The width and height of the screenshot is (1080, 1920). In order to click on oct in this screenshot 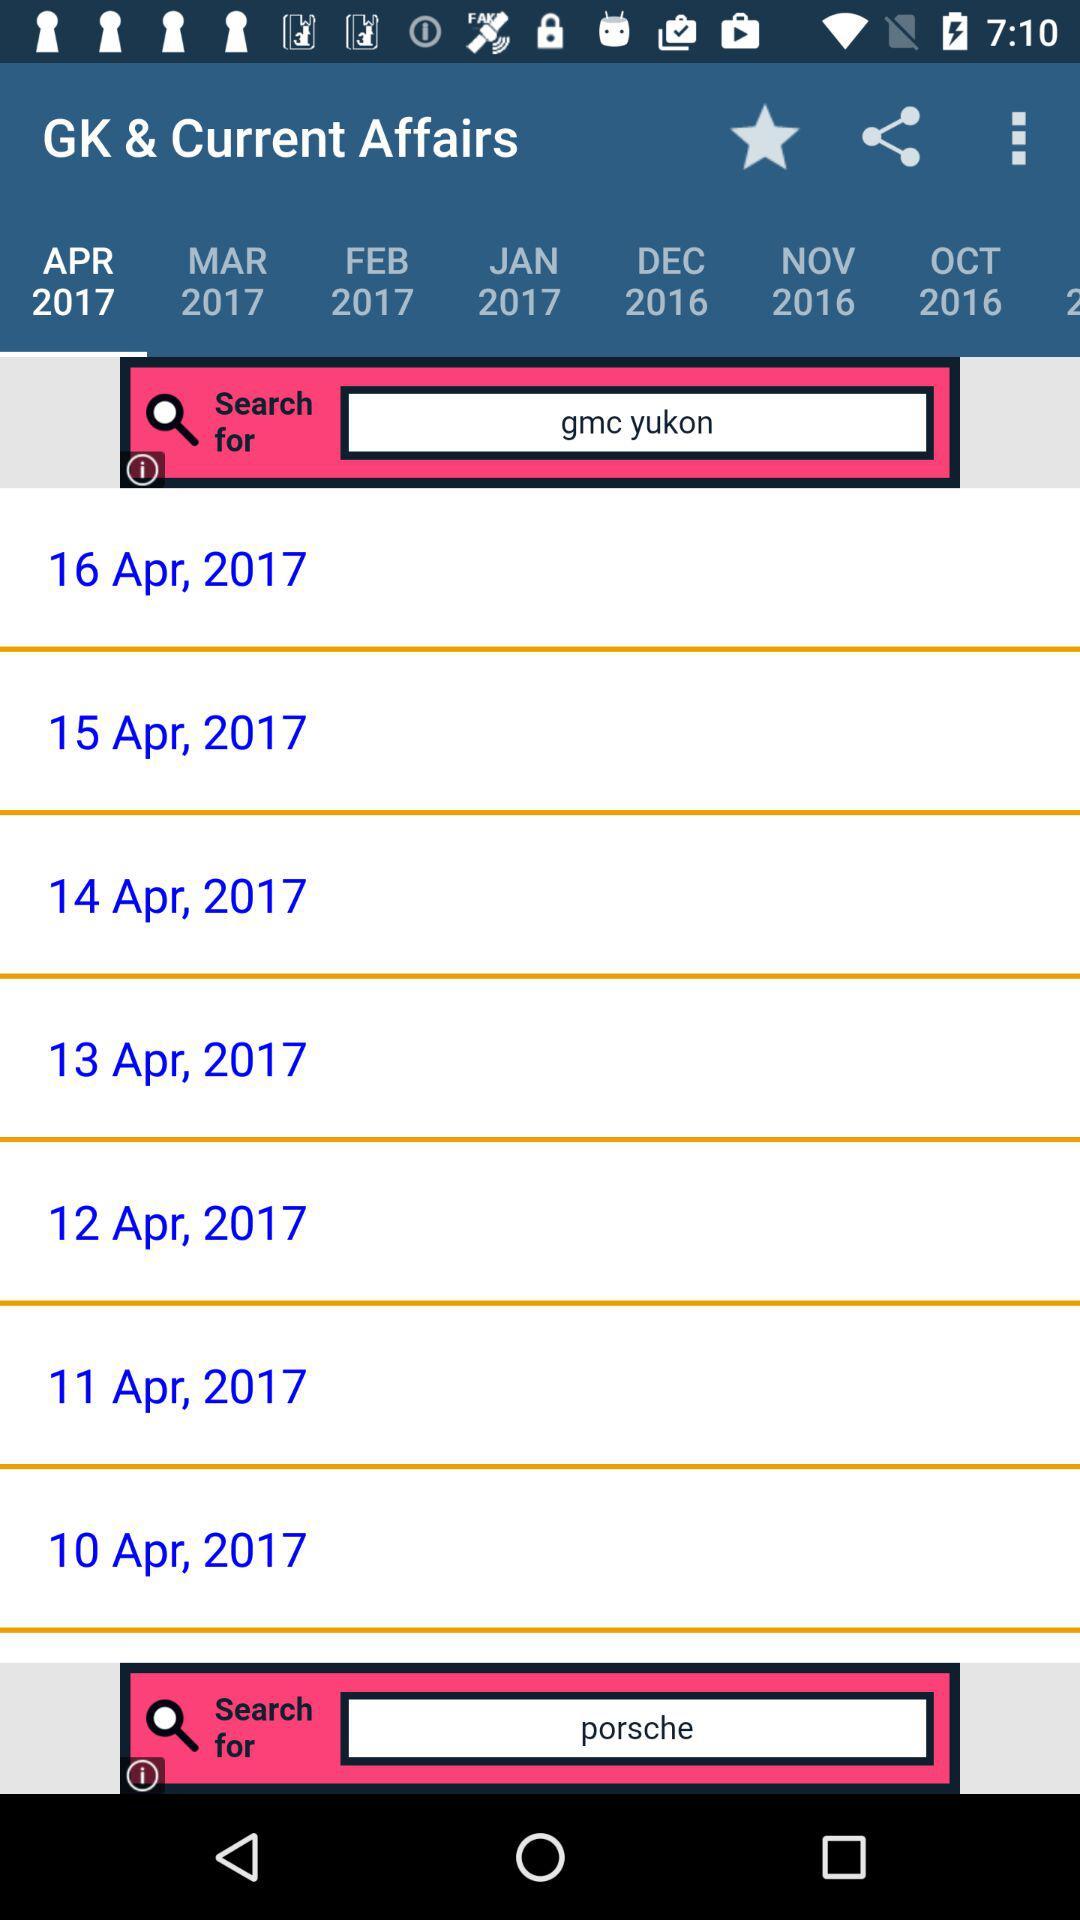, I will do `click(959, 279)`.